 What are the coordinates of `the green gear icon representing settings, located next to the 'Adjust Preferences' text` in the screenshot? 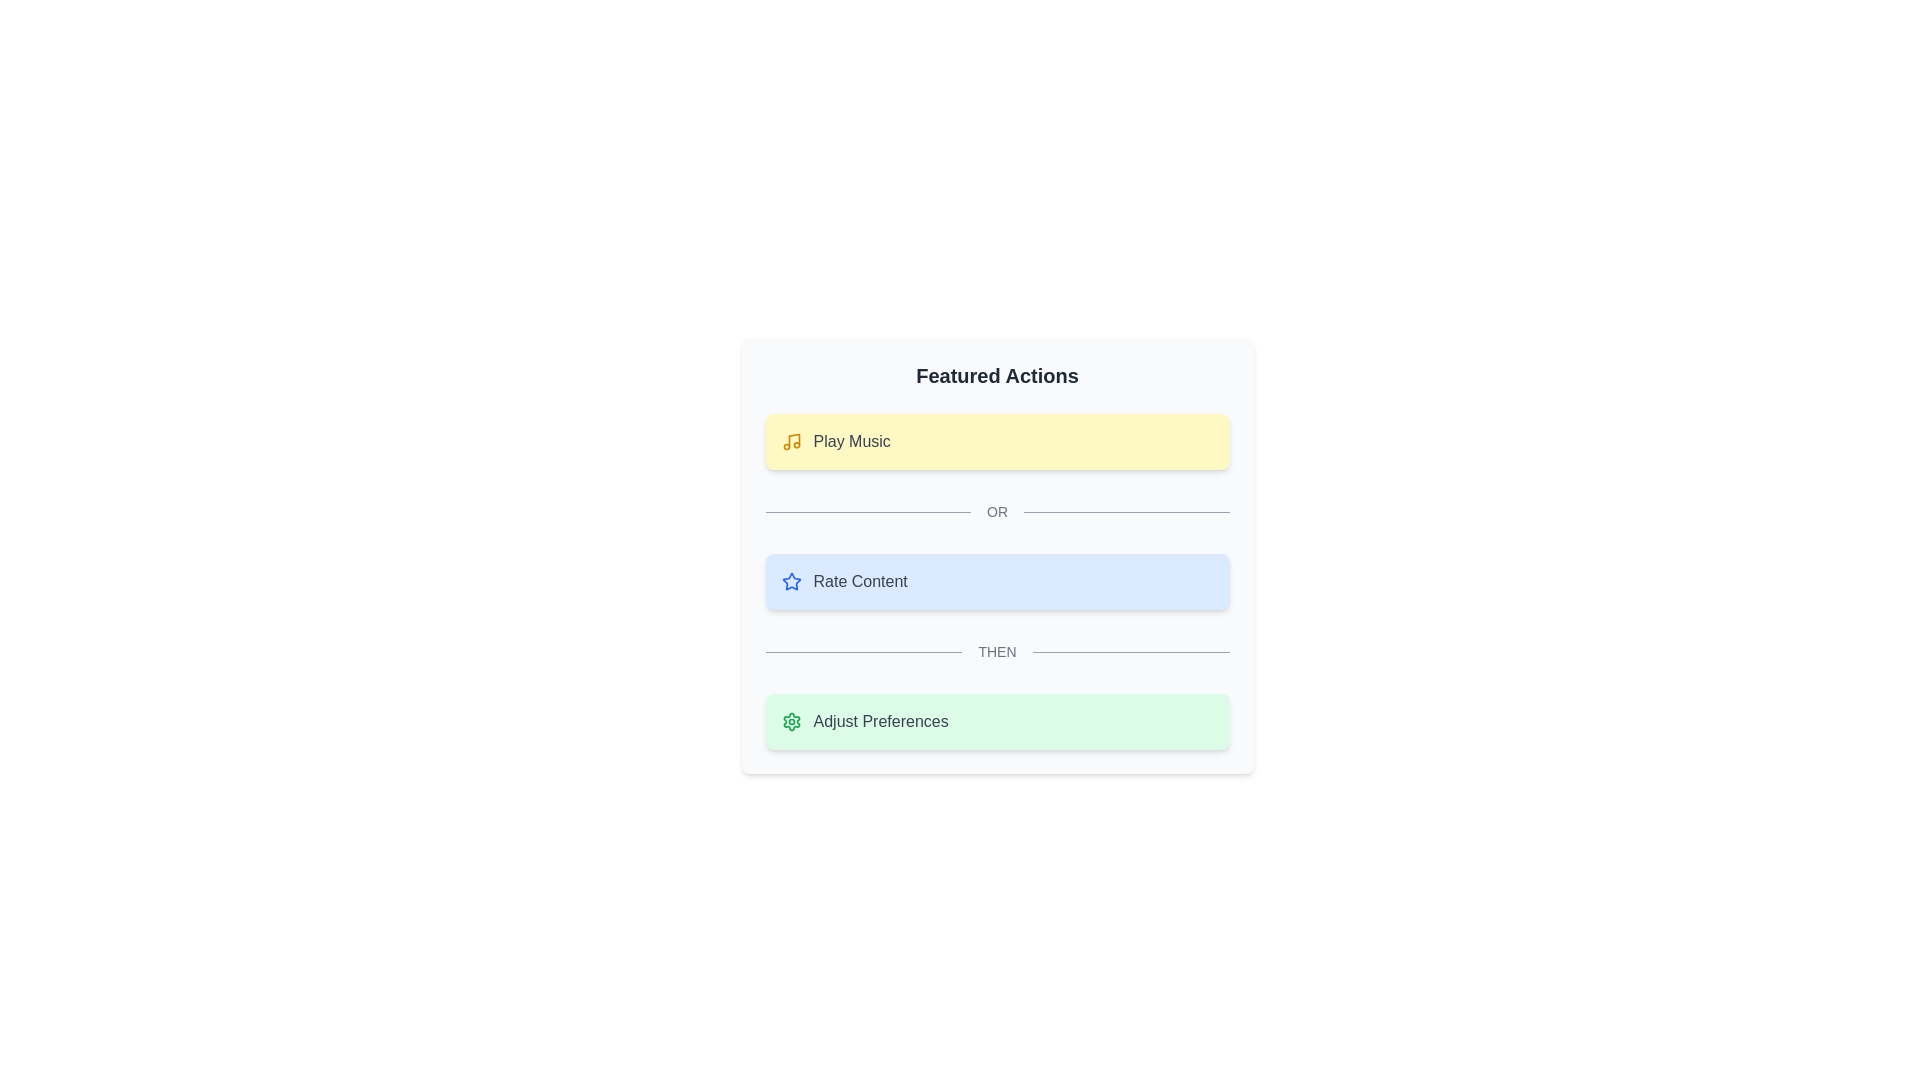 It's located at (790, 721).